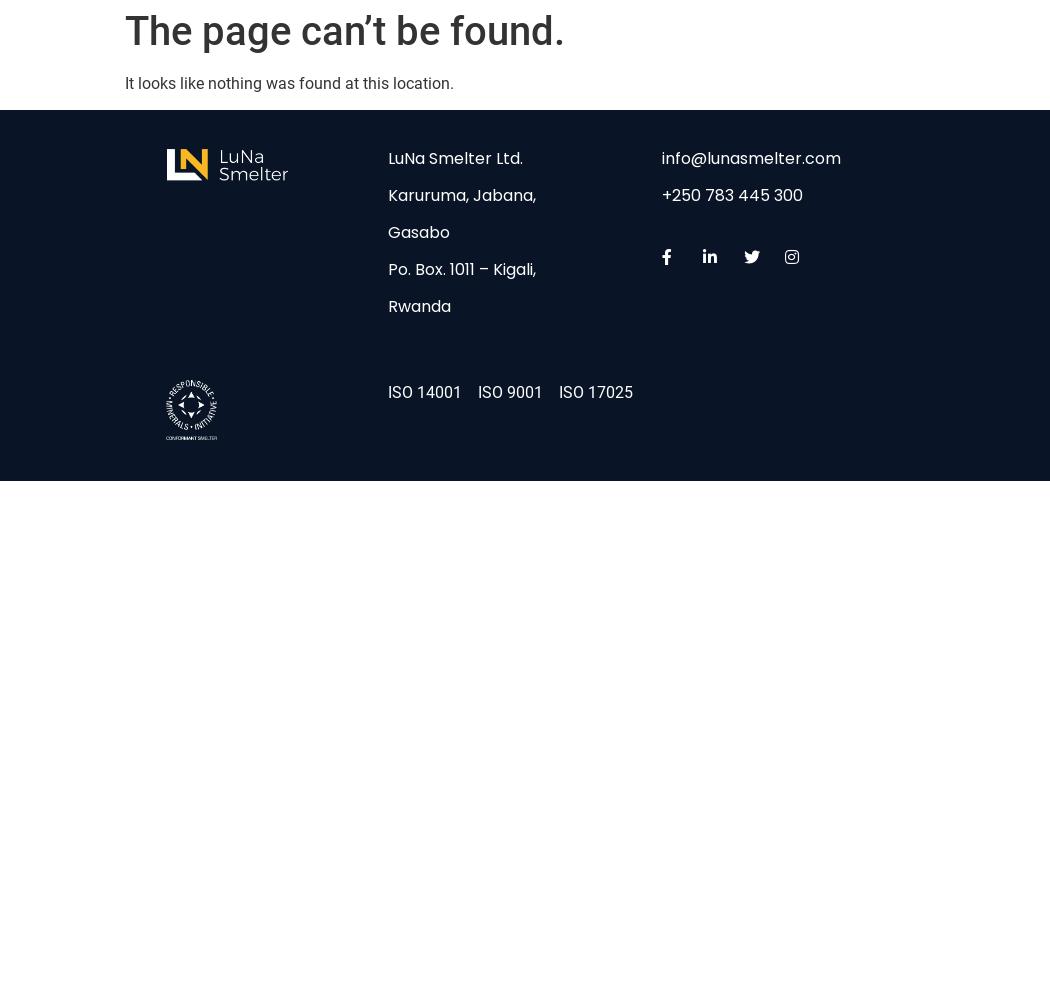 This screenshot has width=1050, height=1000. What do you see at coordinates (509, 391) in the screenshot?
I see `'ISO 9001'` at bounding box center [509, 391].